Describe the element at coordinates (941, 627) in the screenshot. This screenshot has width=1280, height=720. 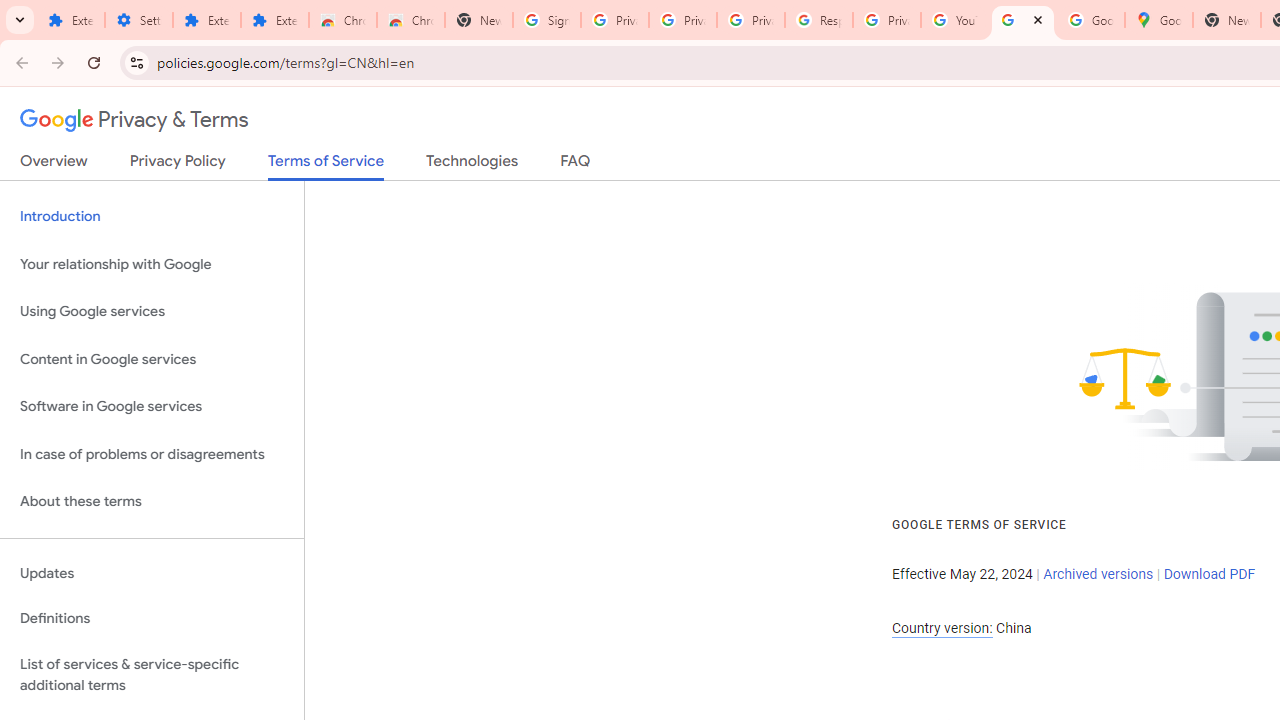
I see `'Country version:'` at that location.